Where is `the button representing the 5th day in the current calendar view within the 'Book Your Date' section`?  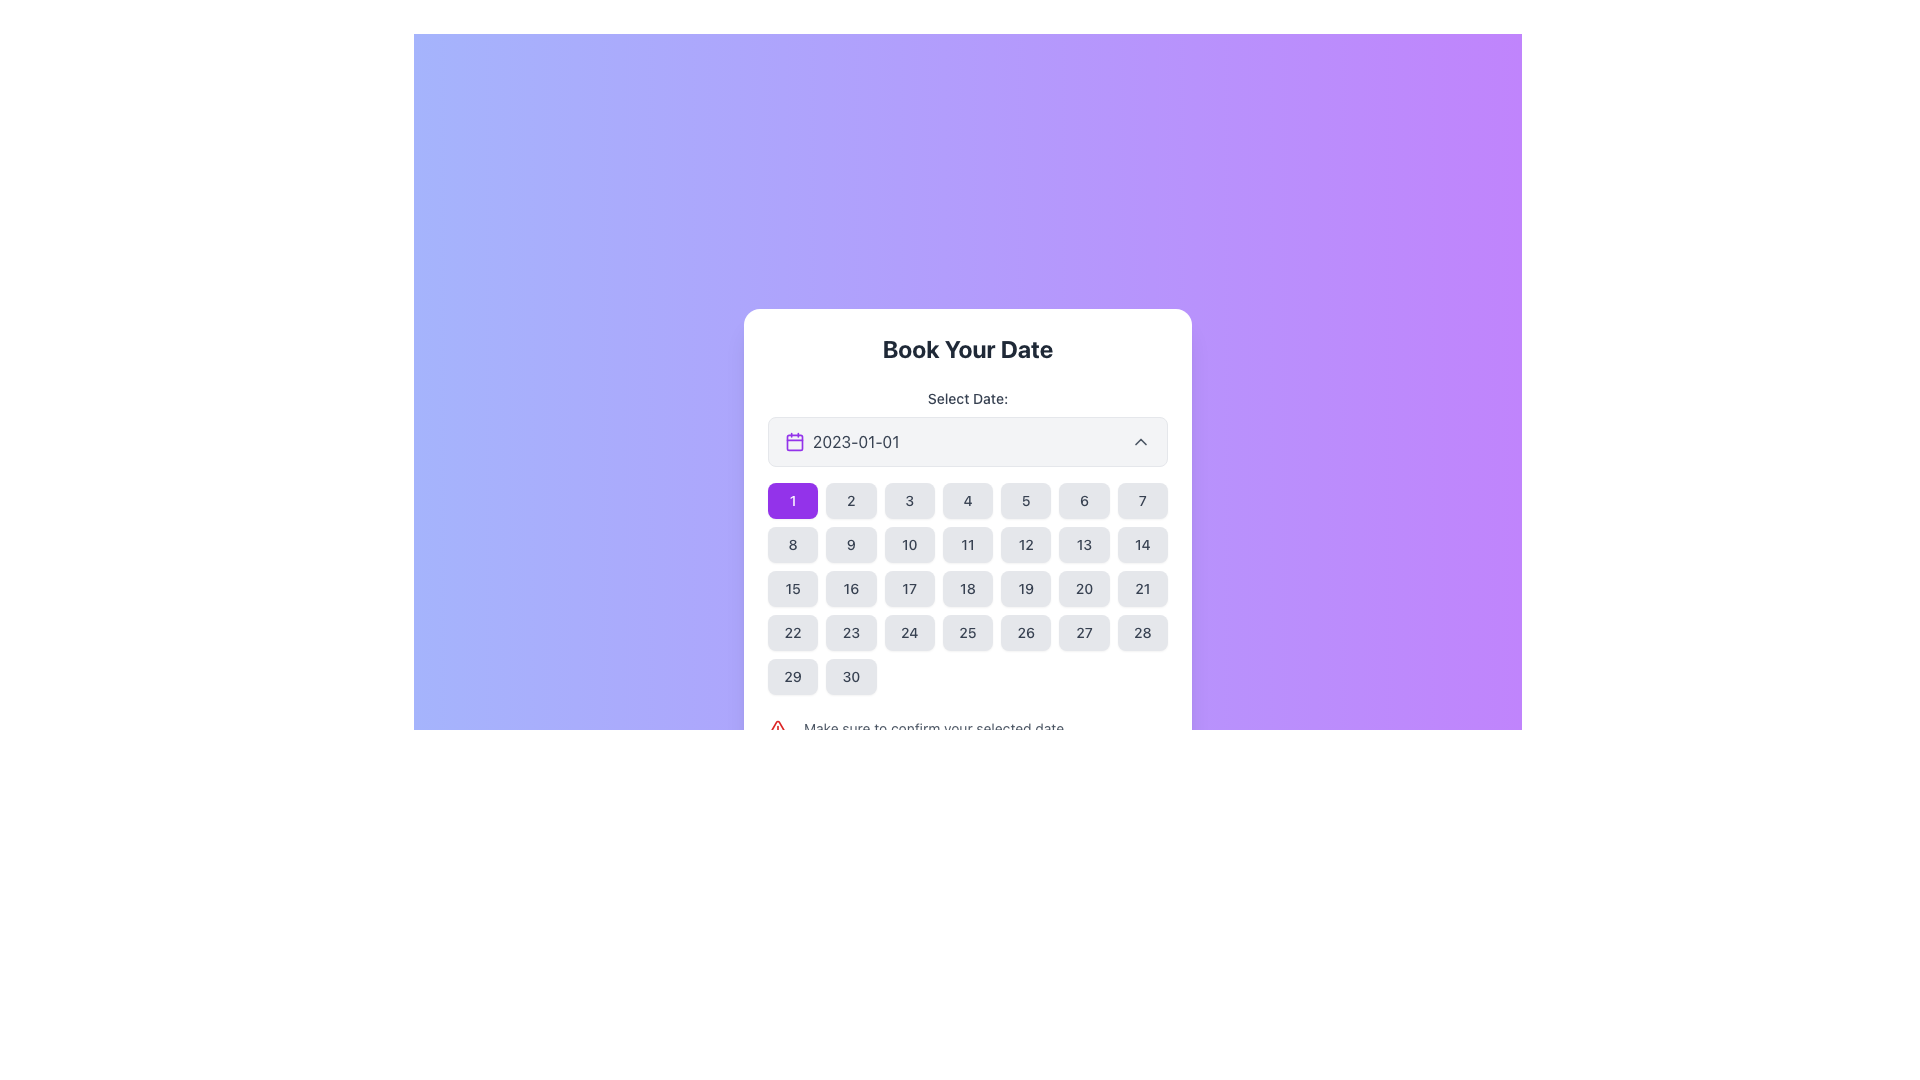 the button representing the 5th day in the current calendar view within the 'Book Your Date' section is located at coordinates (1026, 500).